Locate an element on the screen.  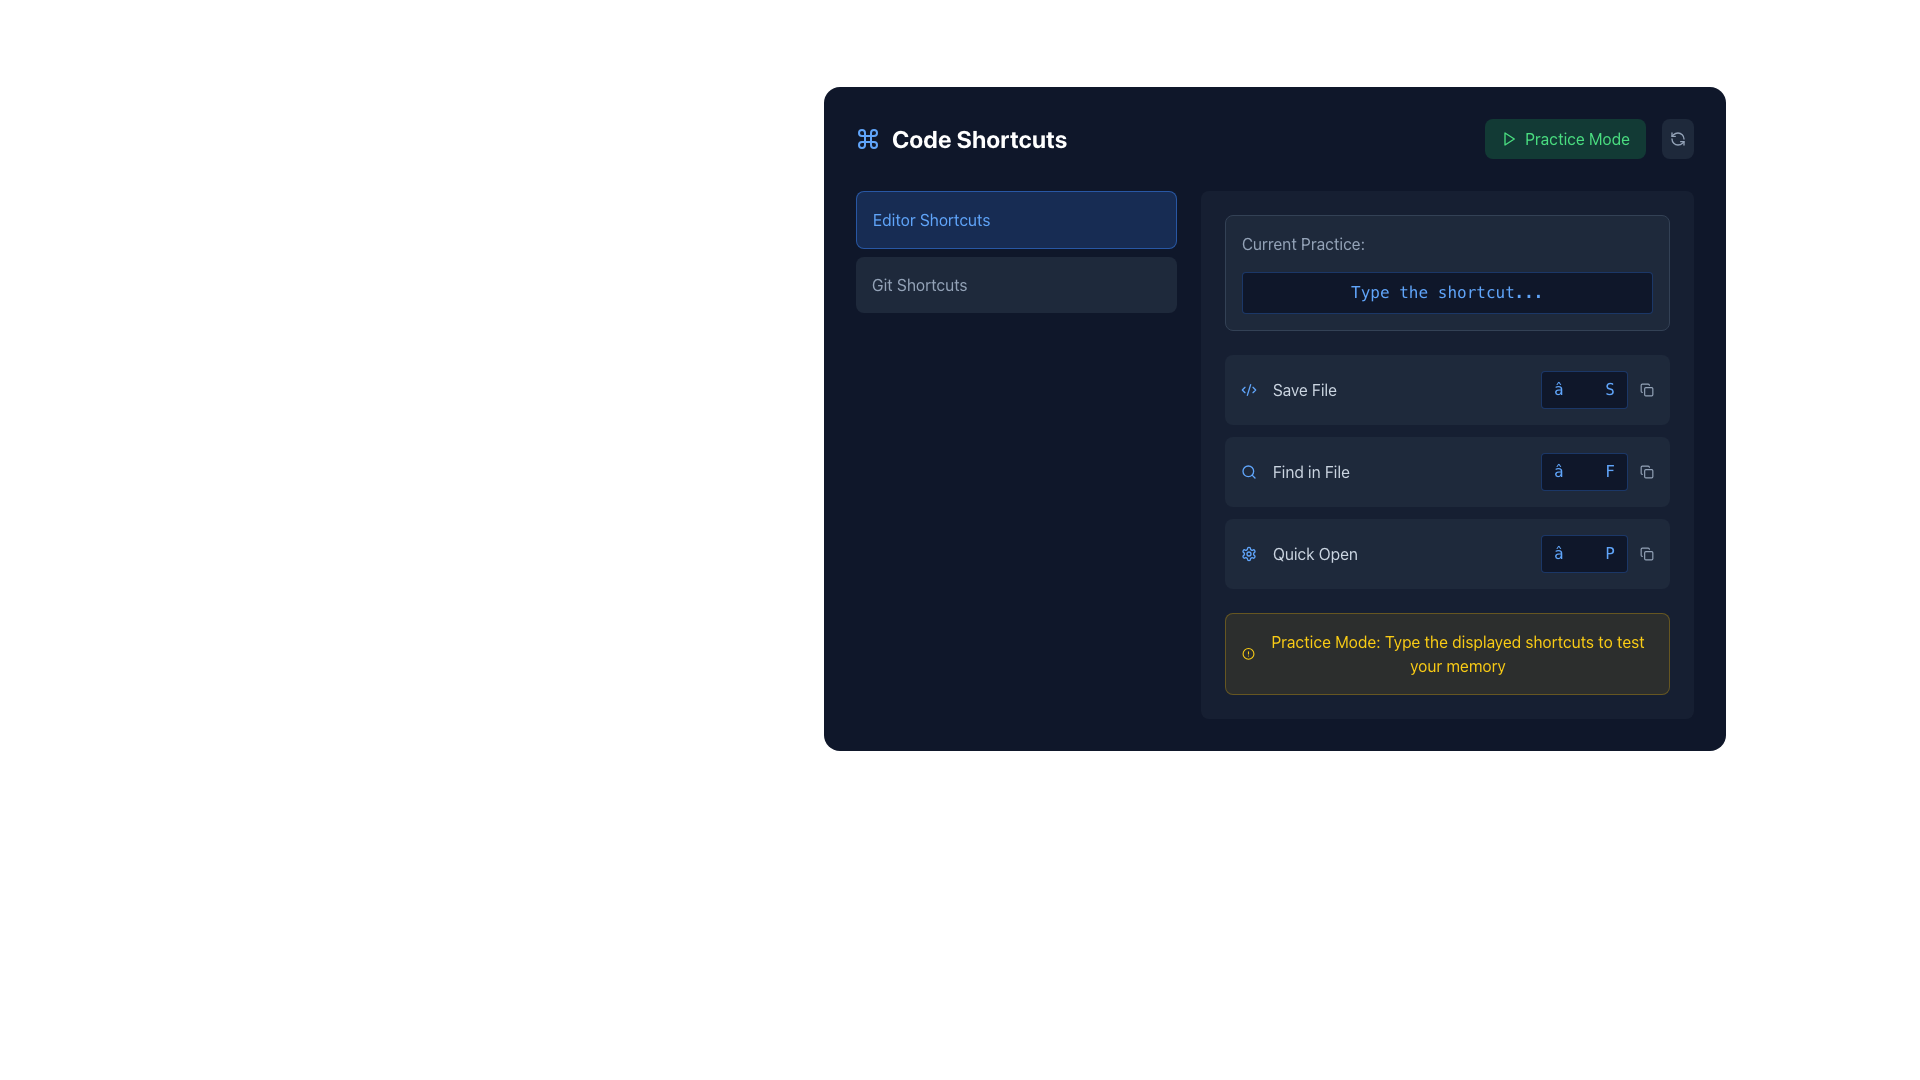
the copy icon button, which resembles two overlapping rectangles and is styled gray, changing to blue on hover is located at coordinates (1646, 554).